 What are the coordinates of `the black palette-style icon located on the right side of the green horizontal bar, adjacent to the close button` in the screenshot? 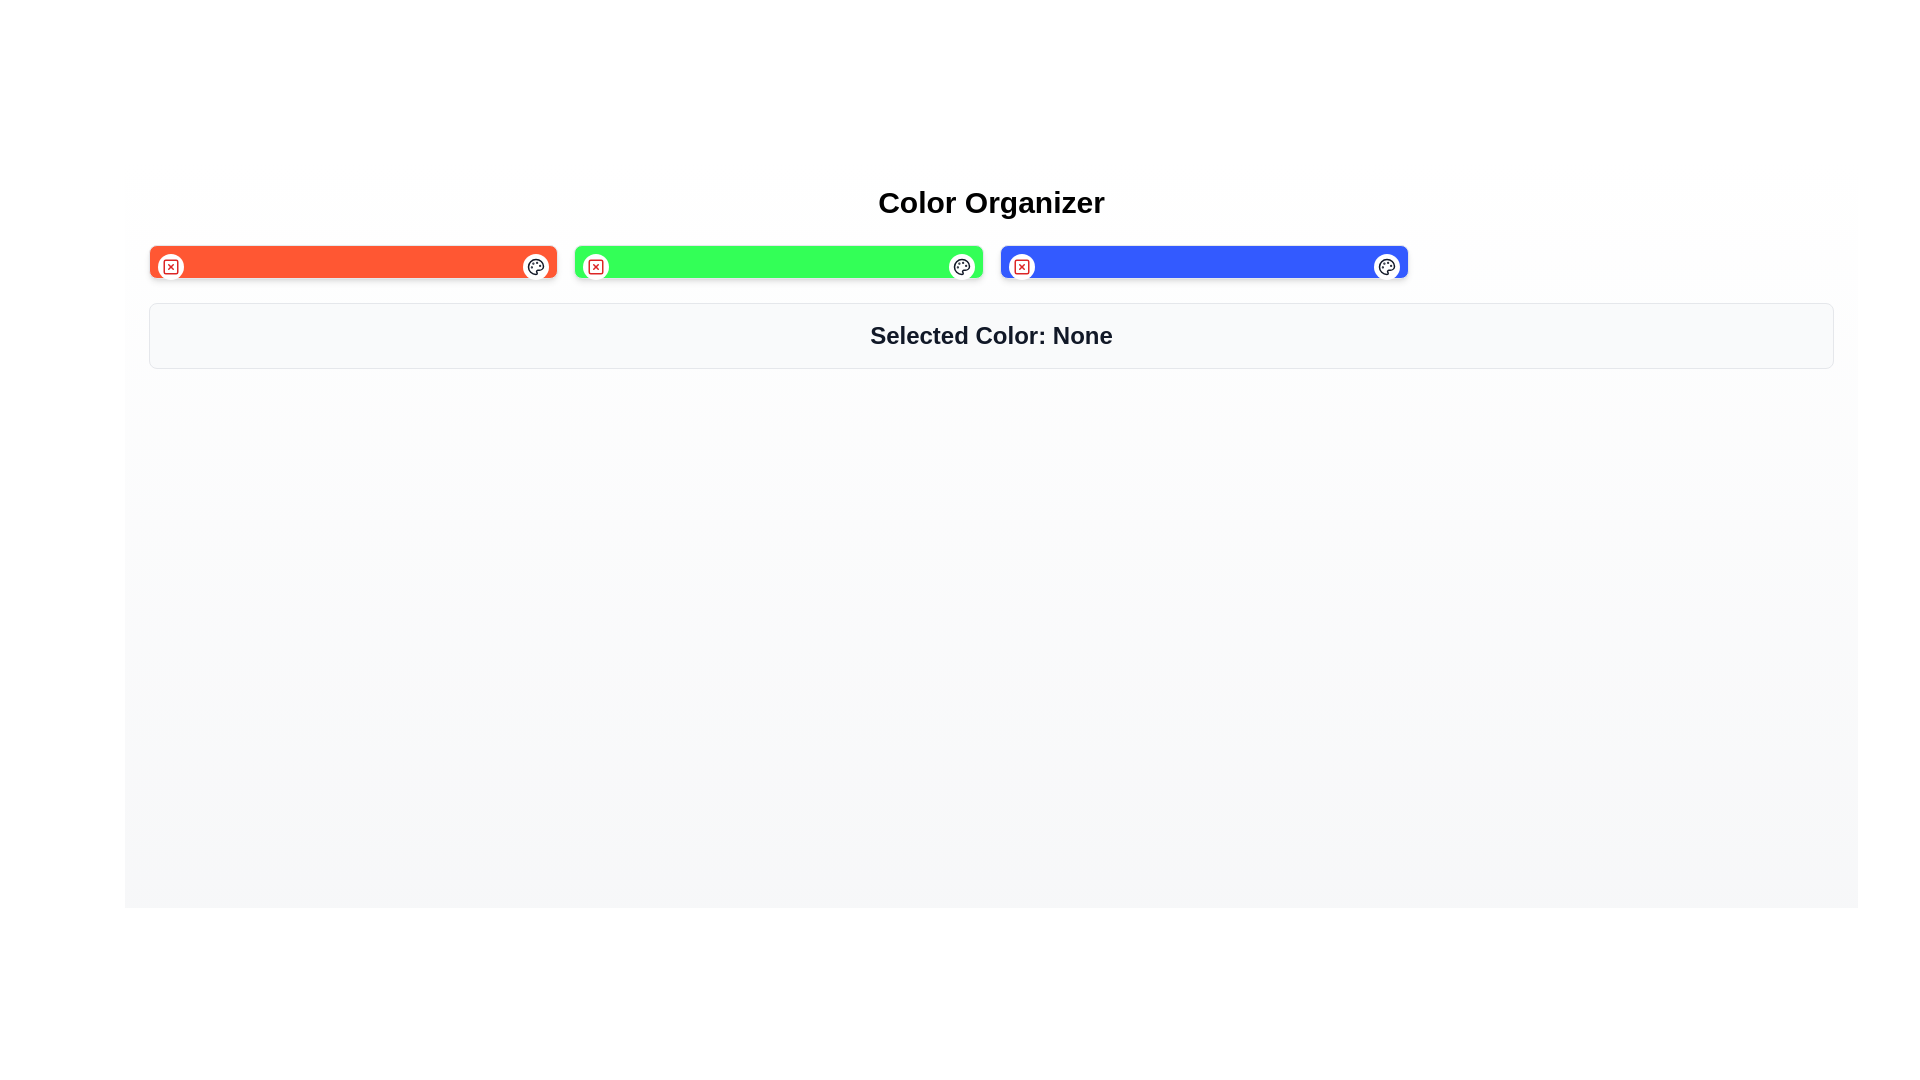 It's located at (961, 265).